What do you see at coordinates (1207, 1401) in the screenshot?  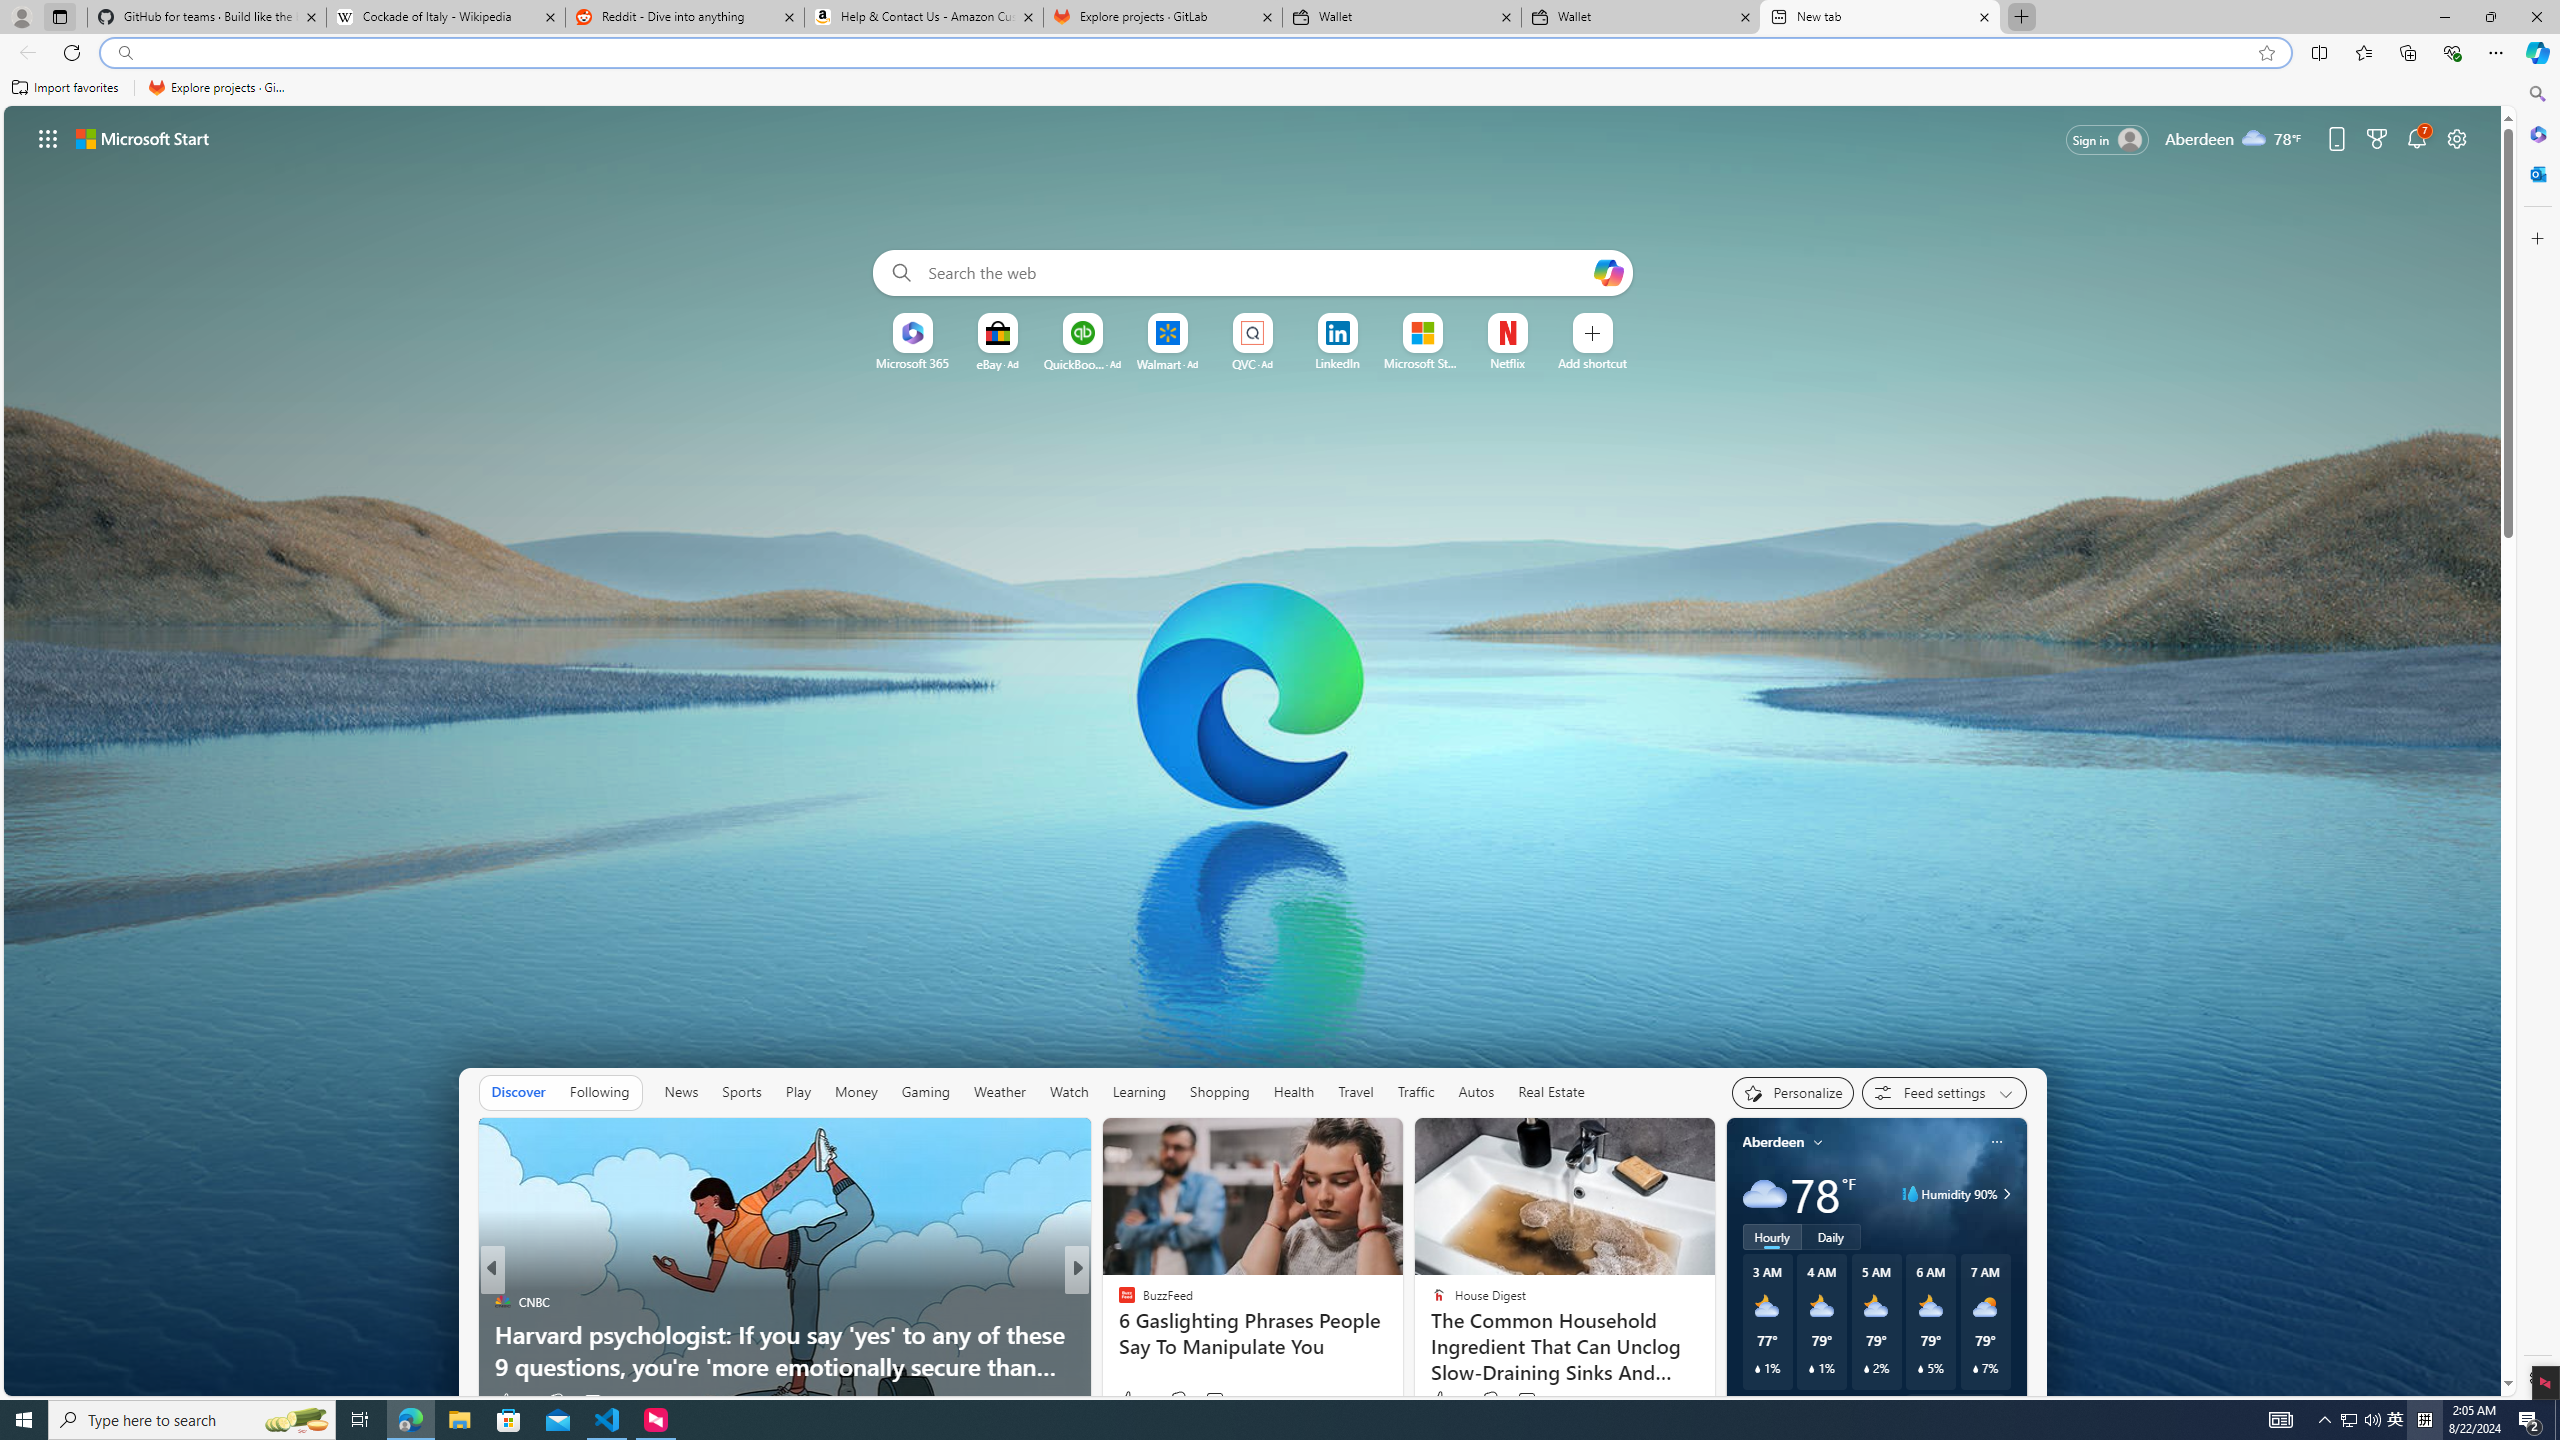 I see `'View comments 1k Comment'` at bounding box center [1207, 1401].